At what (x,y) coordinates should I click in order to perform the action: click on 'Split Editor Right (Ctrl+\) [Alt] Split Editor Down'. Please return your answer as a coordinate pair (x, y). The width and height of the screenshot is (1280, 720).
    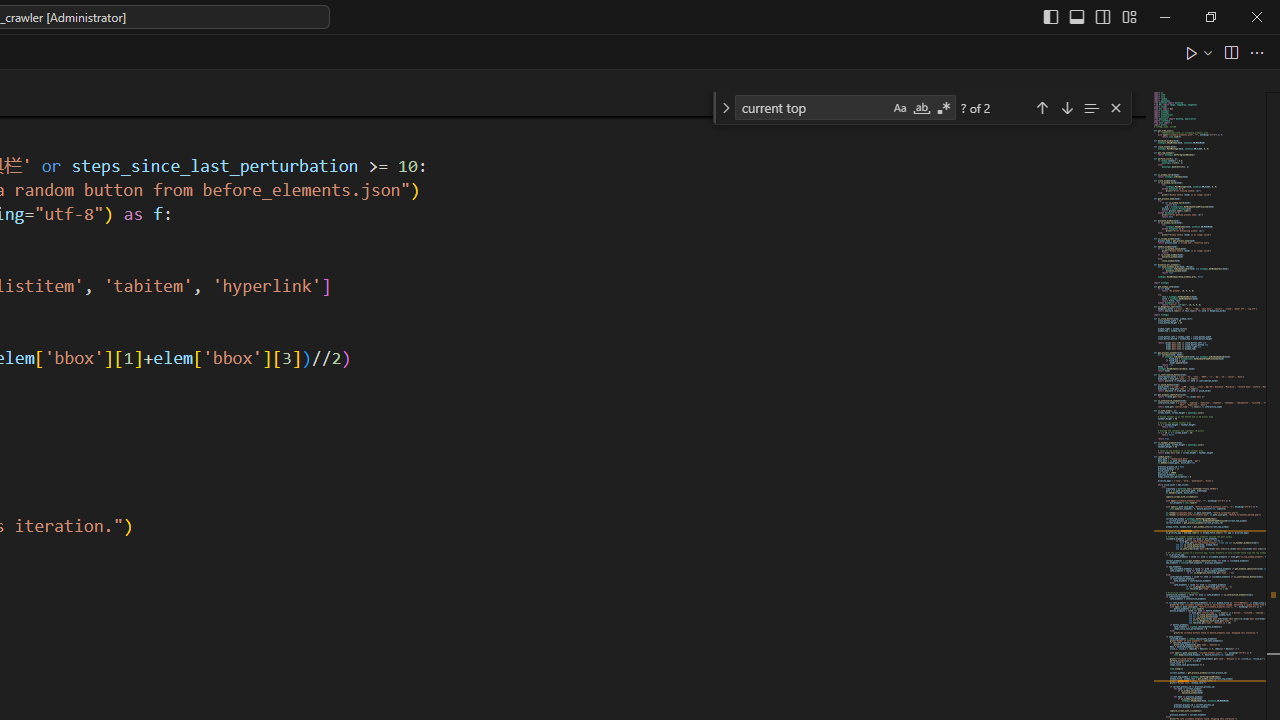
    Looking at the image, I should click on (1229, 51).